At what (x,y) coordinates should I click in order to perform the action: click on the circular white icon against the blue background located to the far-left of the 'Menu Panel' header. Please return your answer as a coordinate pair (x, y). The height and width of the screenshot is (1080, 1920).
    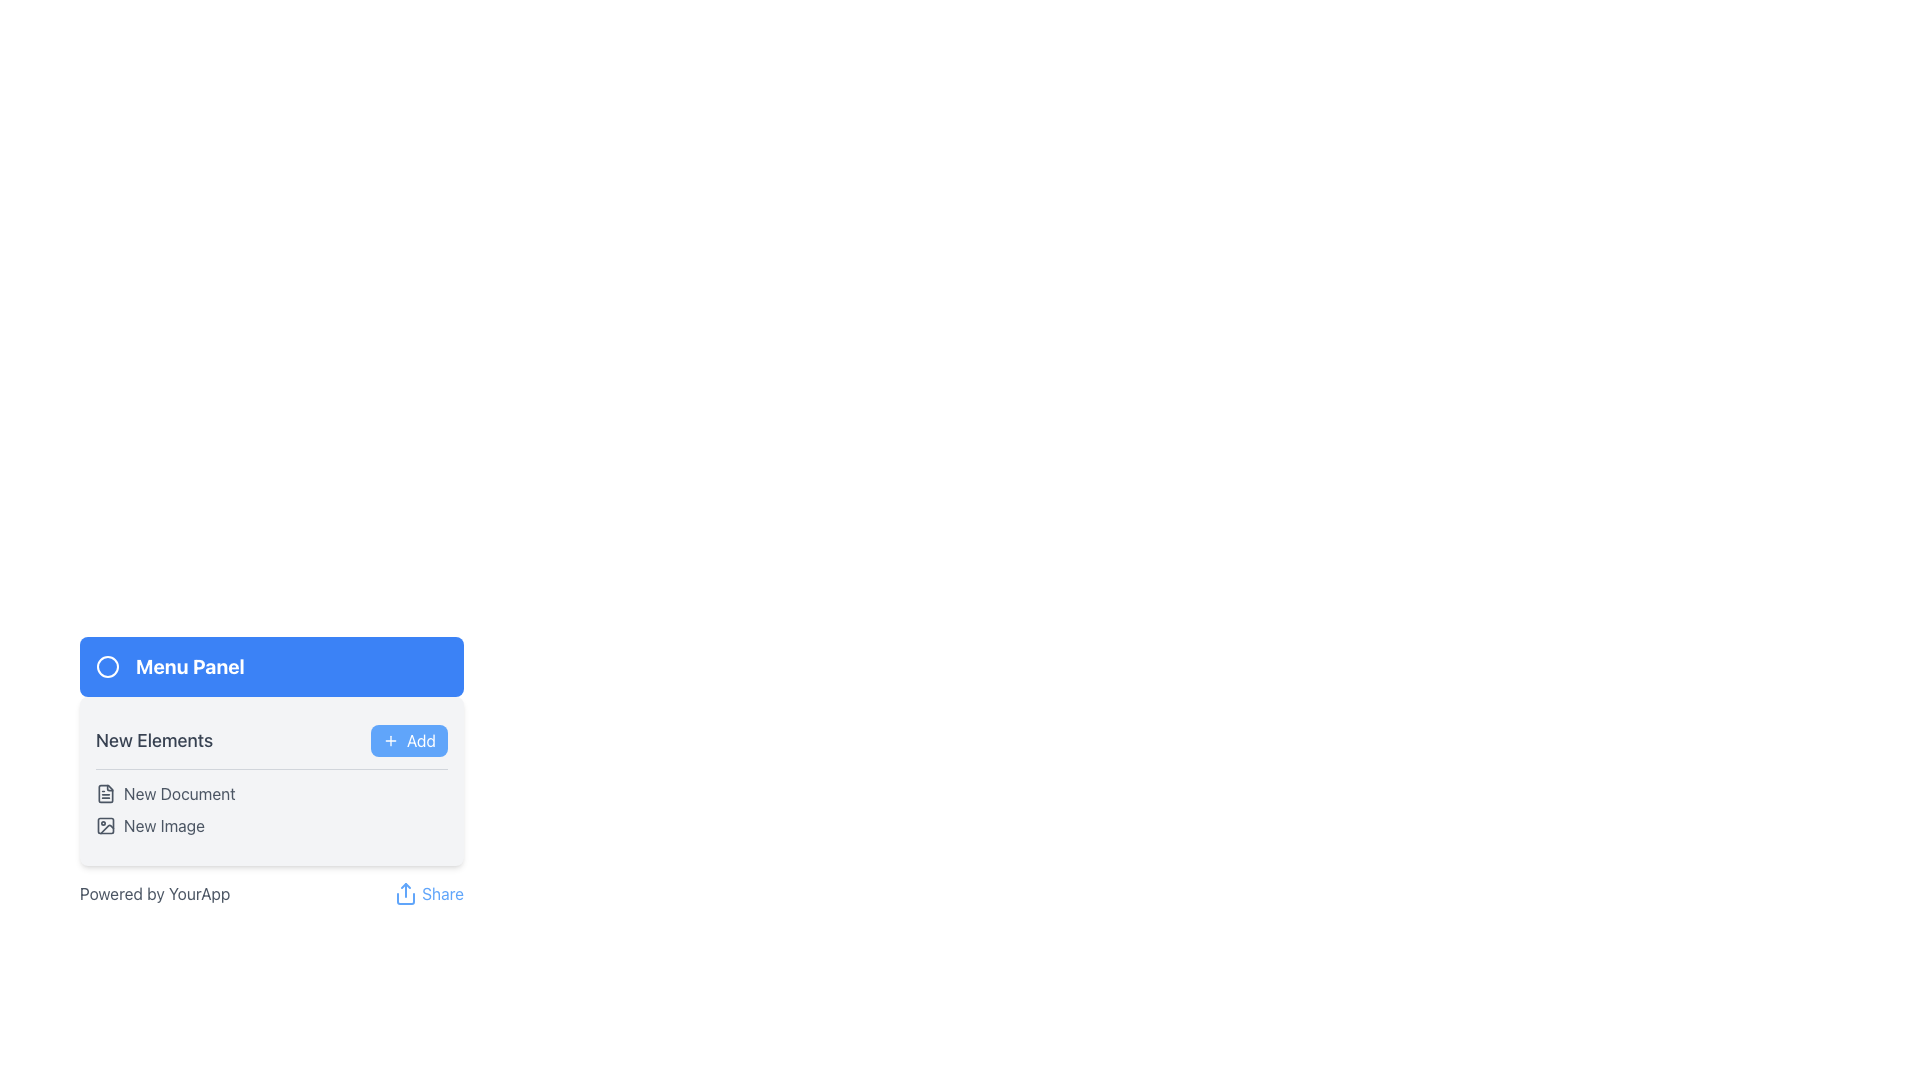
    Looking at the image, I should click on (107, 667).